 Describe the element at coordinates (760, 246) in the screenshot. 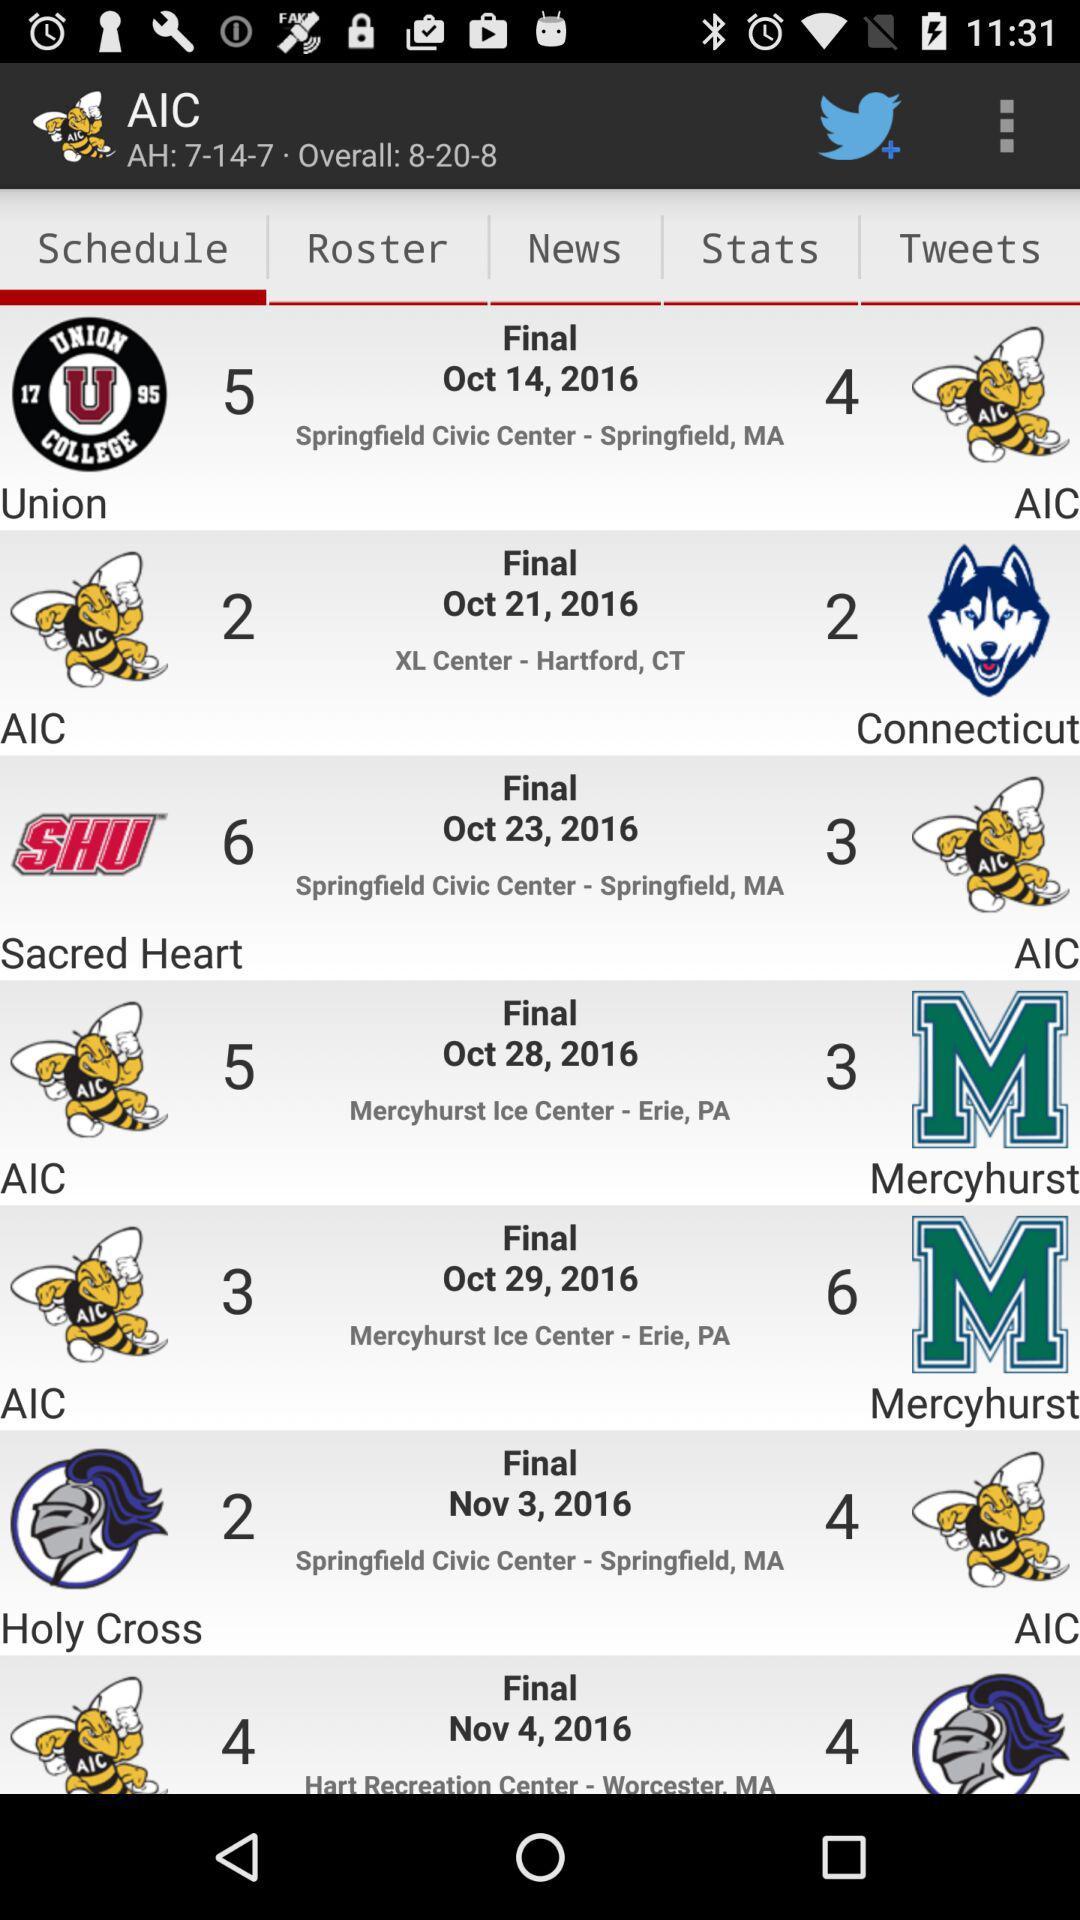

I see `the item to the right of the news` at that location.